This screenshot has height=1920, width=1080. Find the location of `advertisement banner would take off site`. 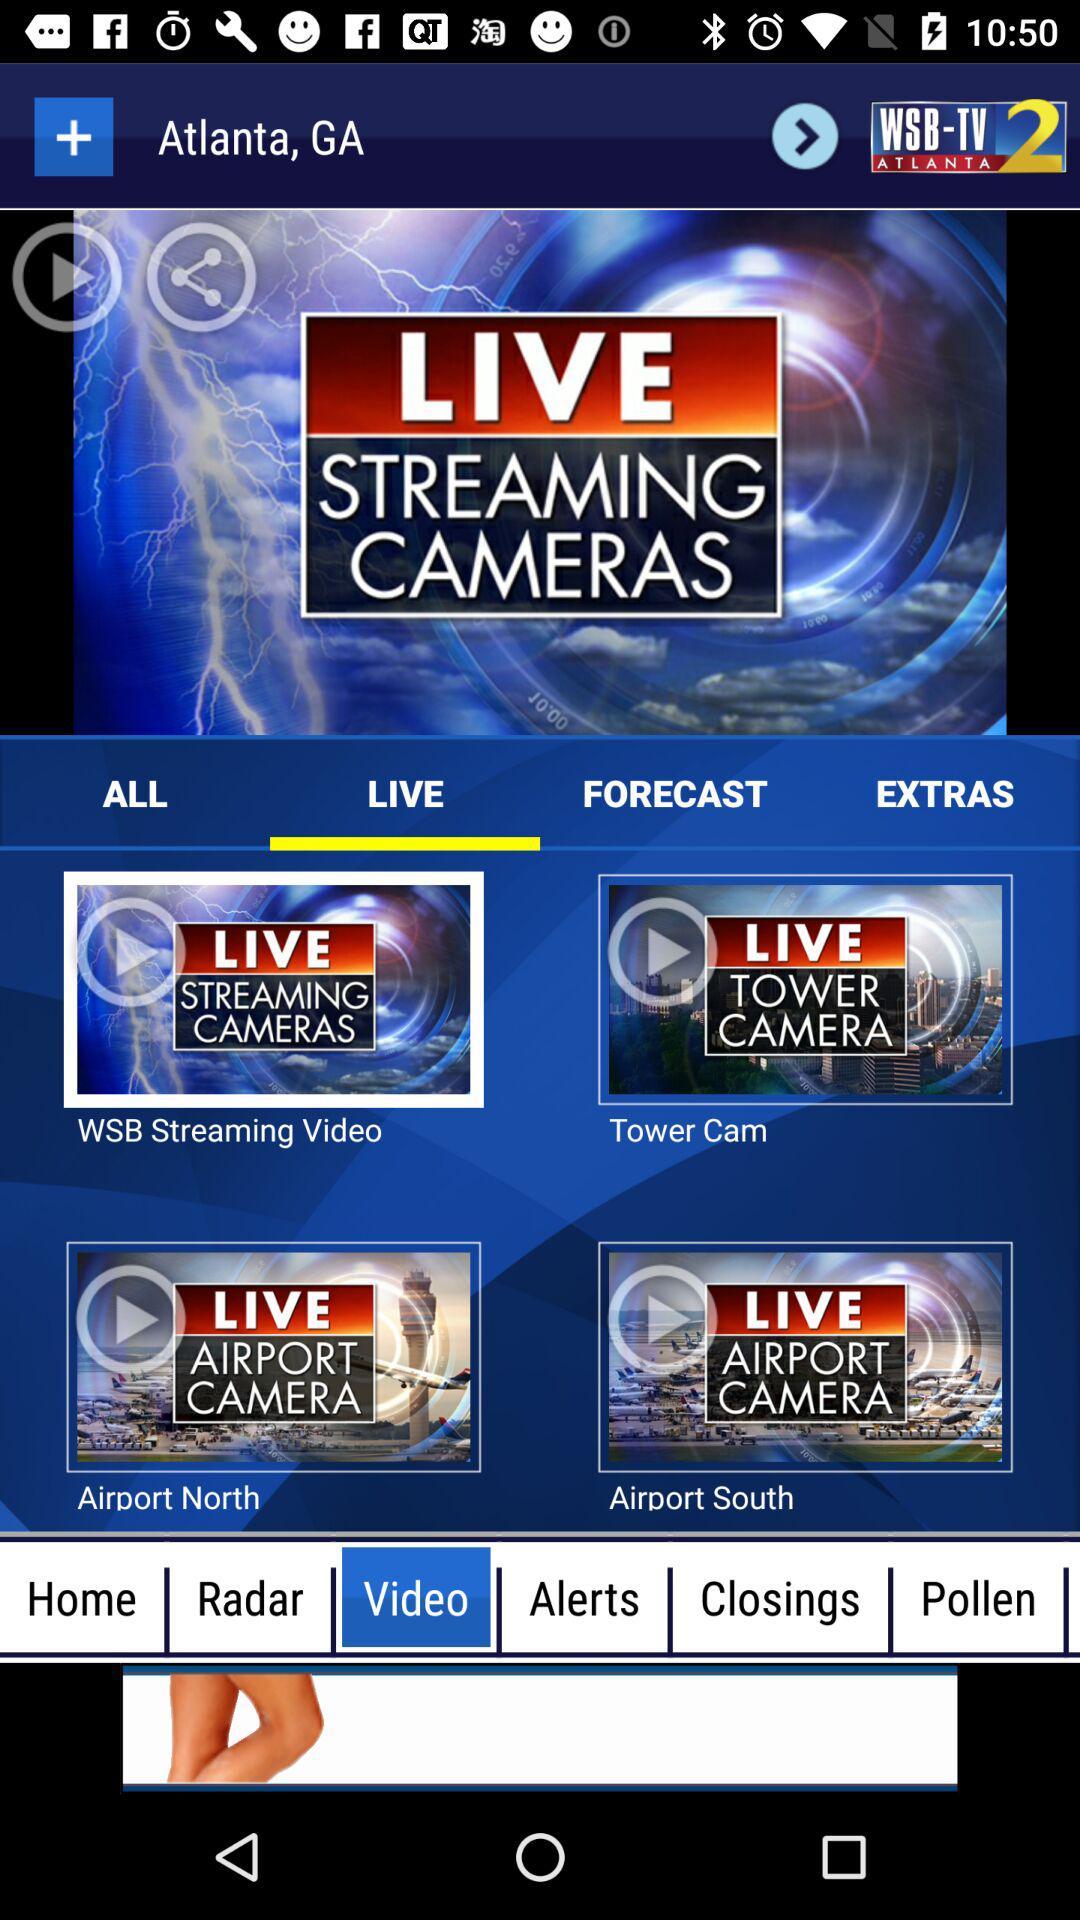

advertisement banner would take off site is located at coordinates (540, 1727).